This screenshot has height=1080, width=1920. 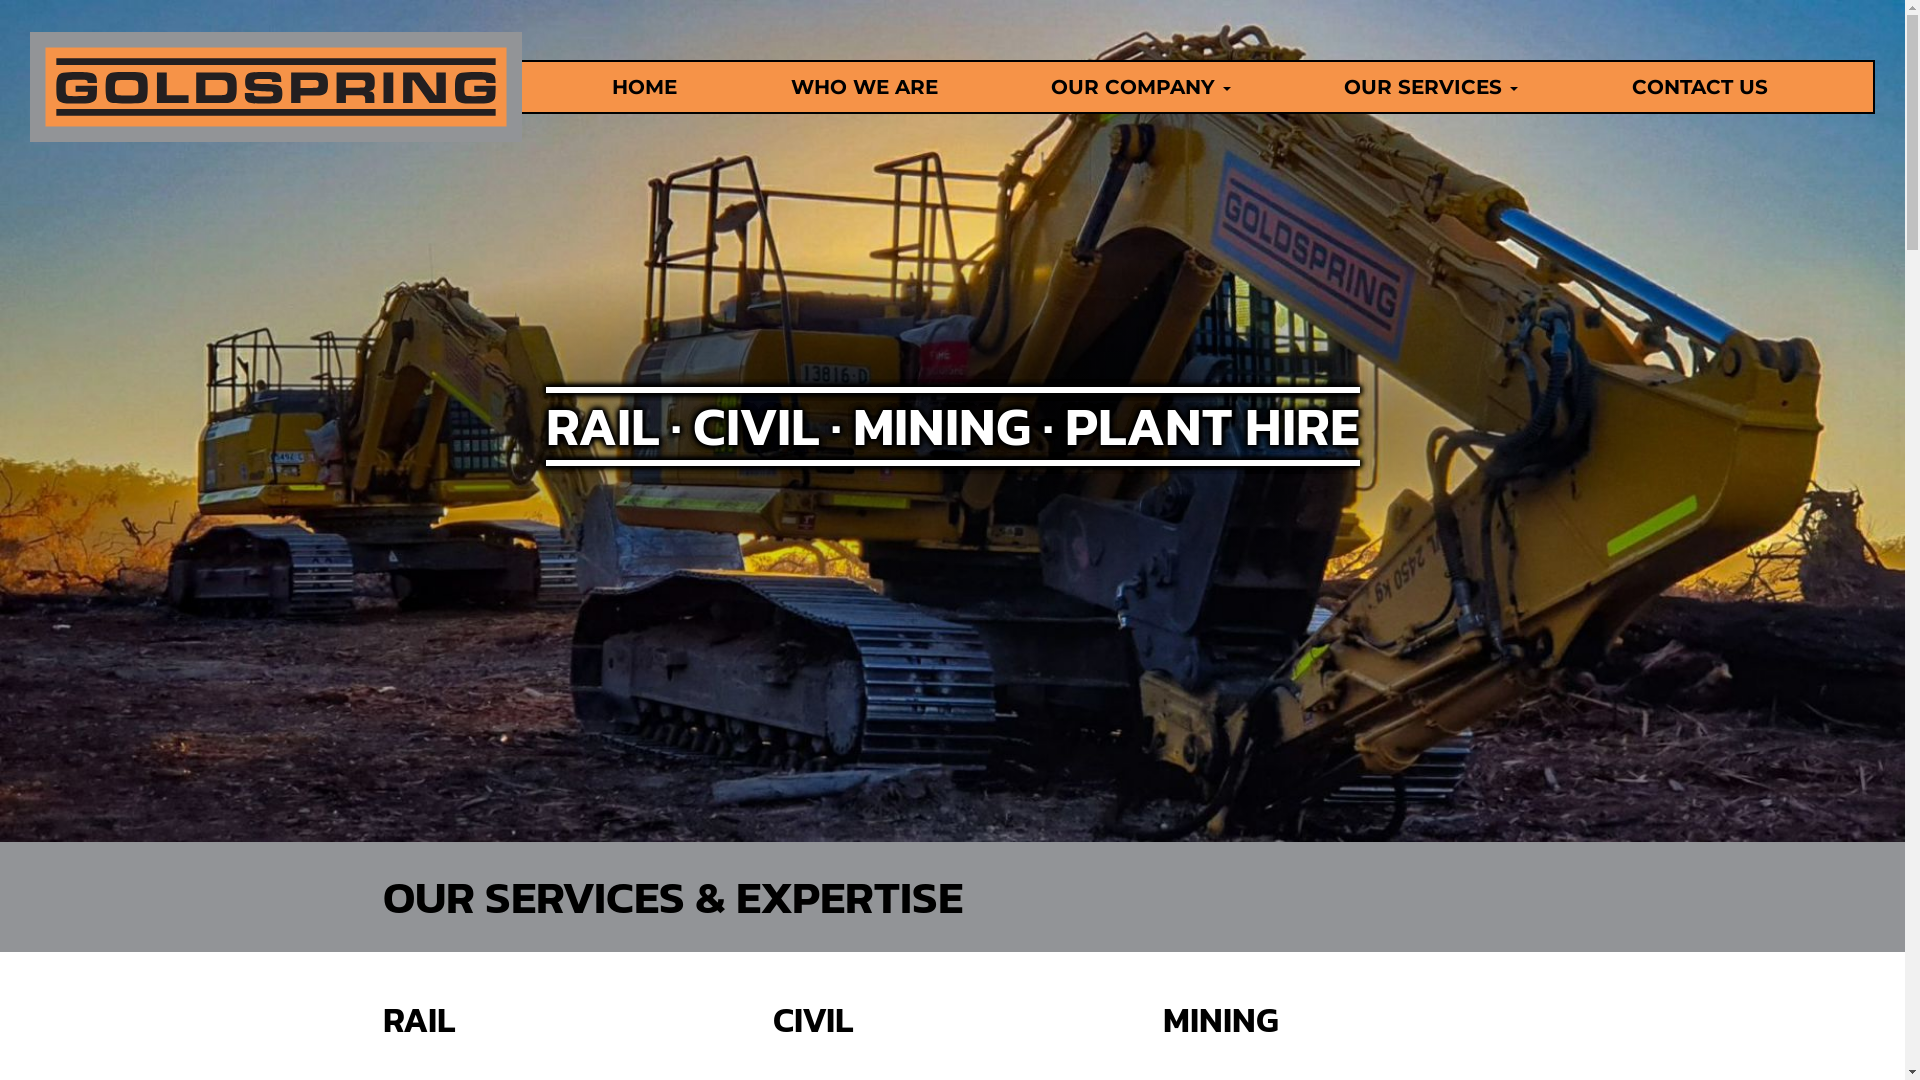 I want to click on 'OUR SERVICES', so click(x=1429, y=86).